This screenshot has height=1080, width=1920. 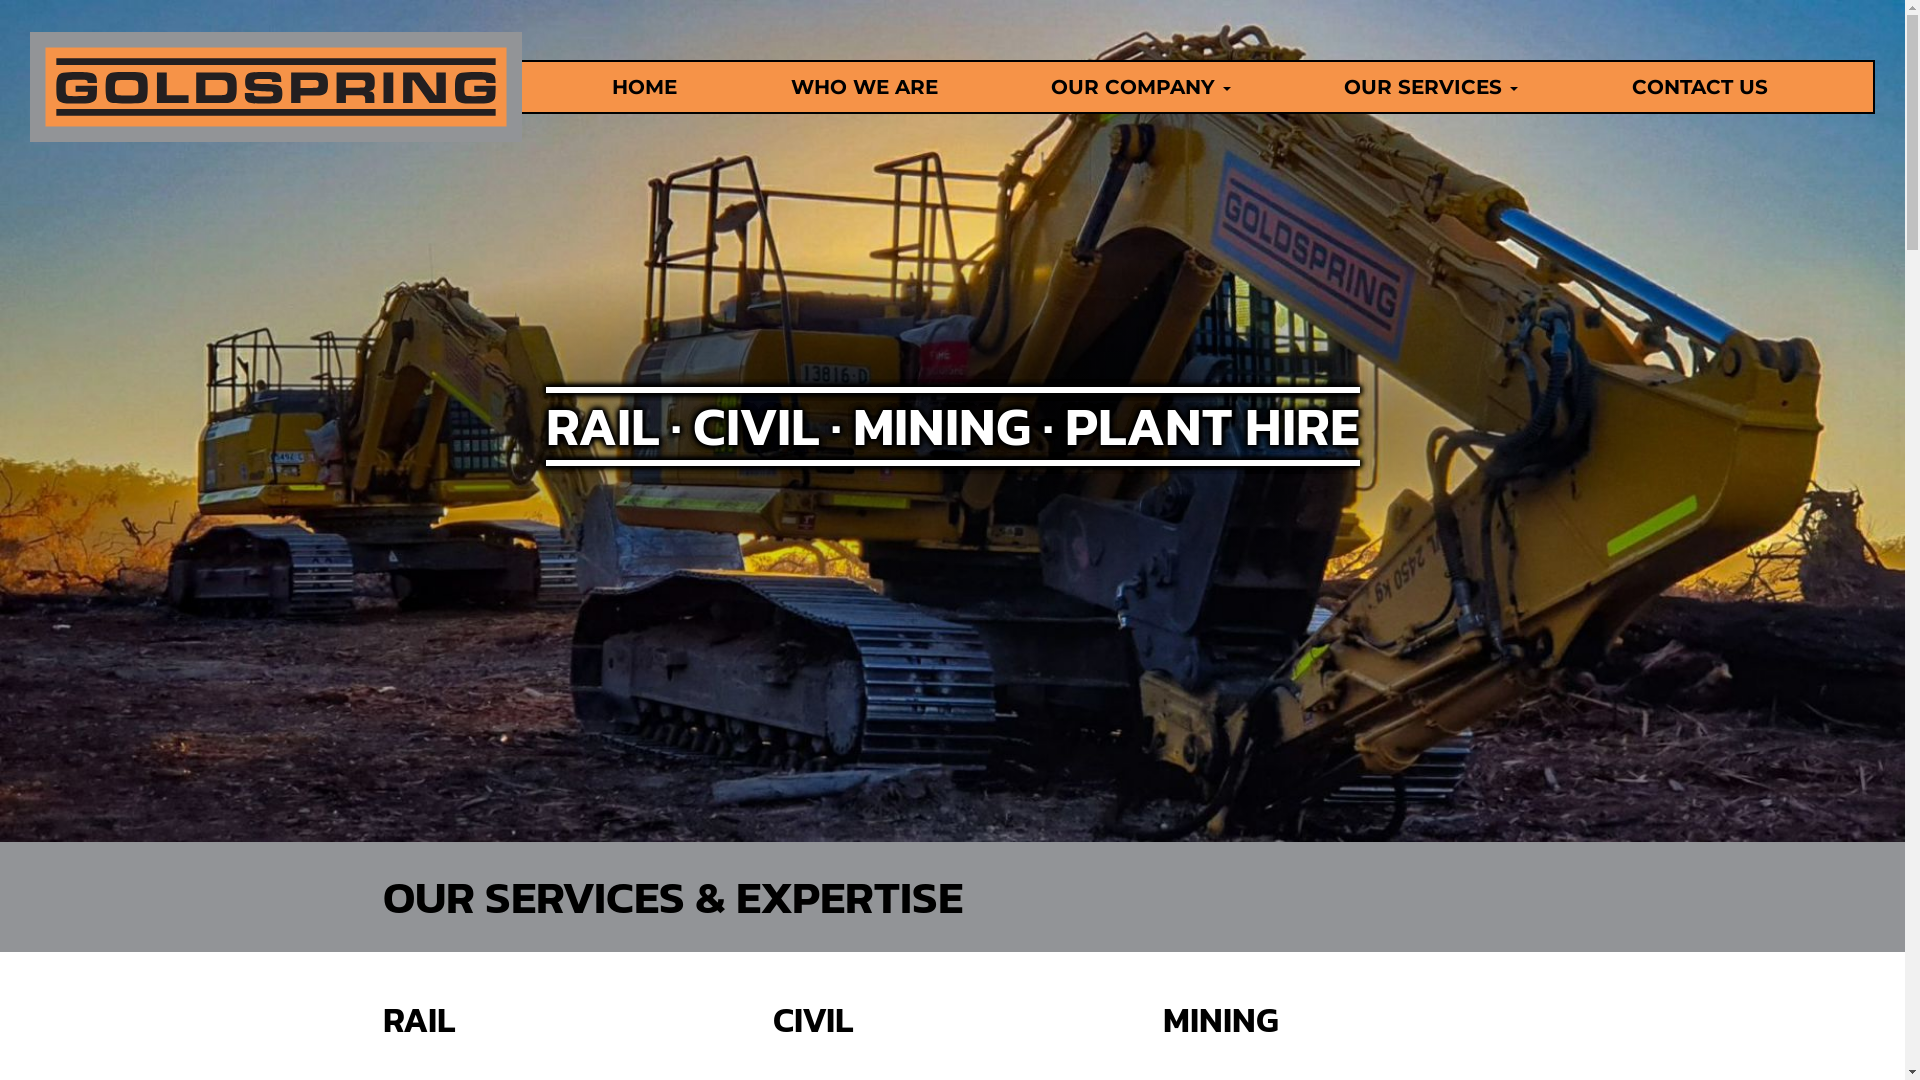 I want to click on 'OUR SERVICES', so click(x=1429, y=86).